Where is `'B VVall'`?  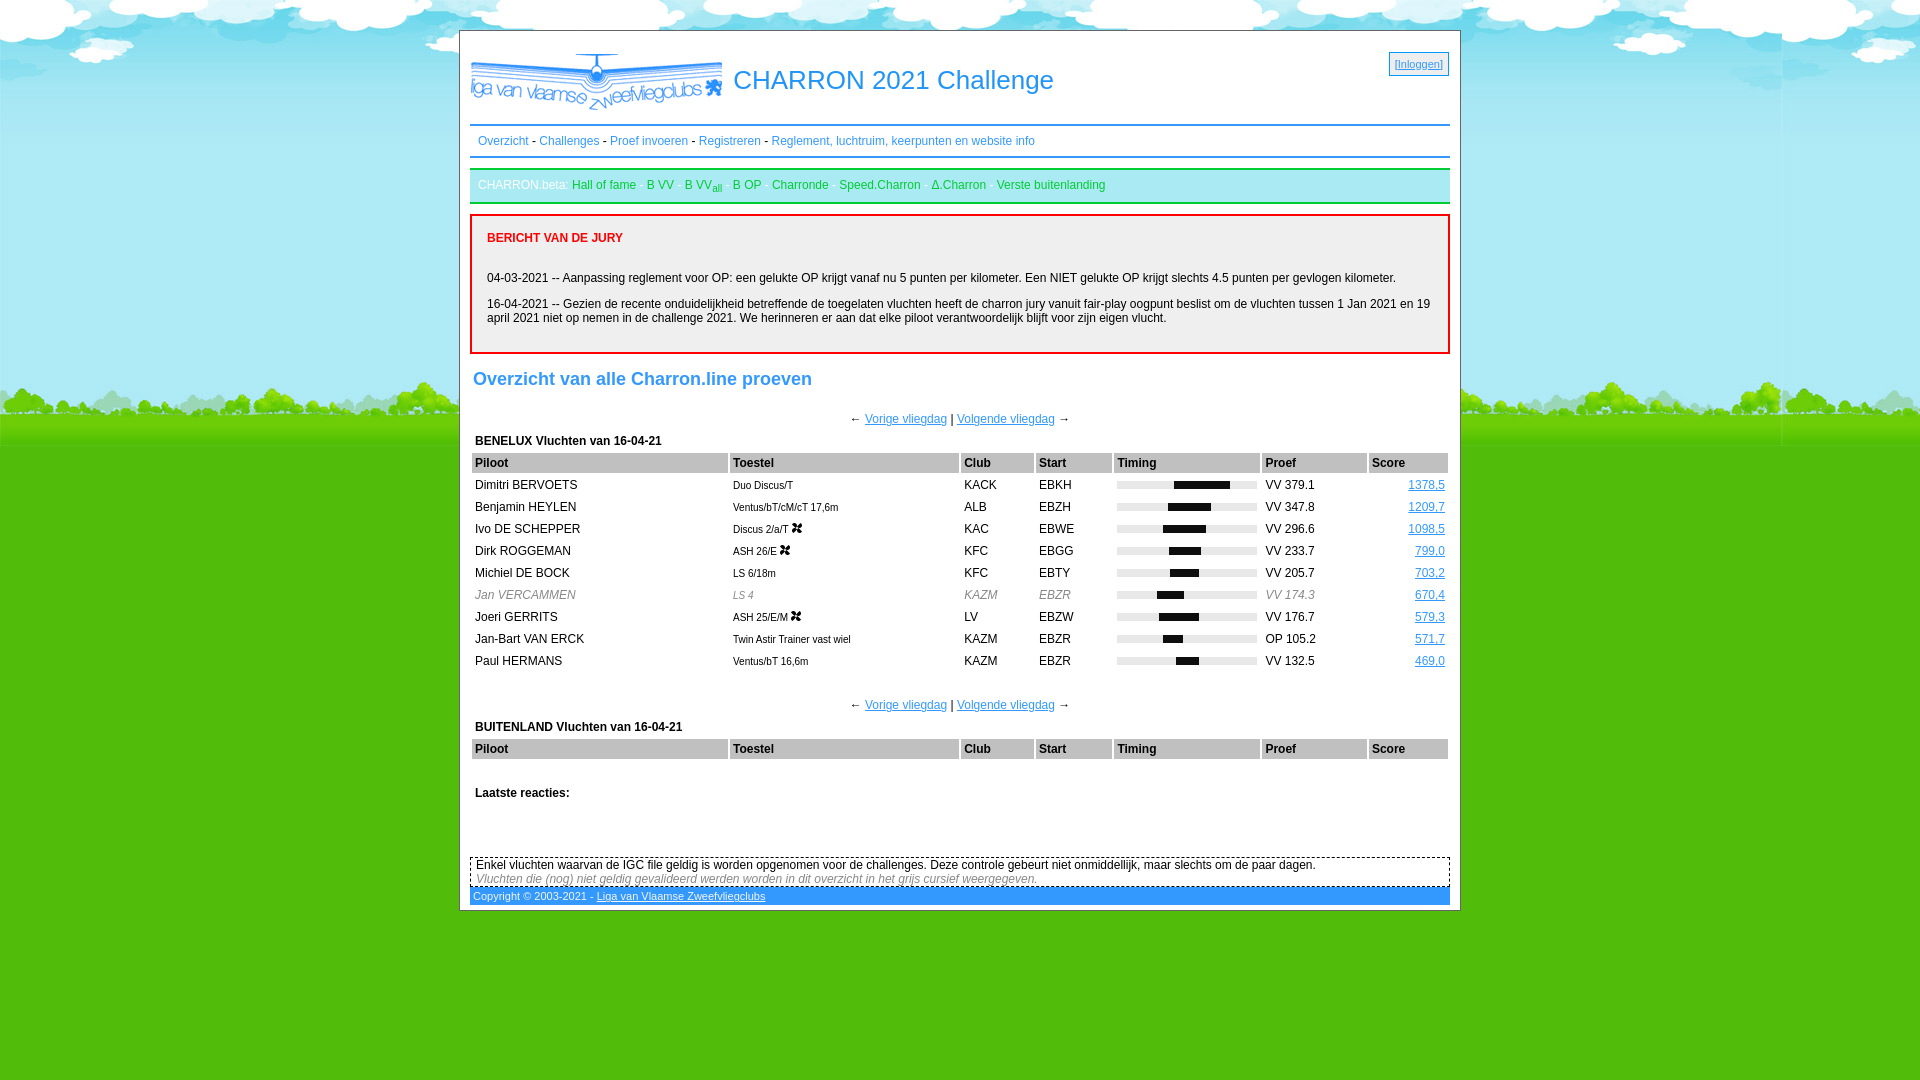
'B VVall' is located at coordinates (703, 185).